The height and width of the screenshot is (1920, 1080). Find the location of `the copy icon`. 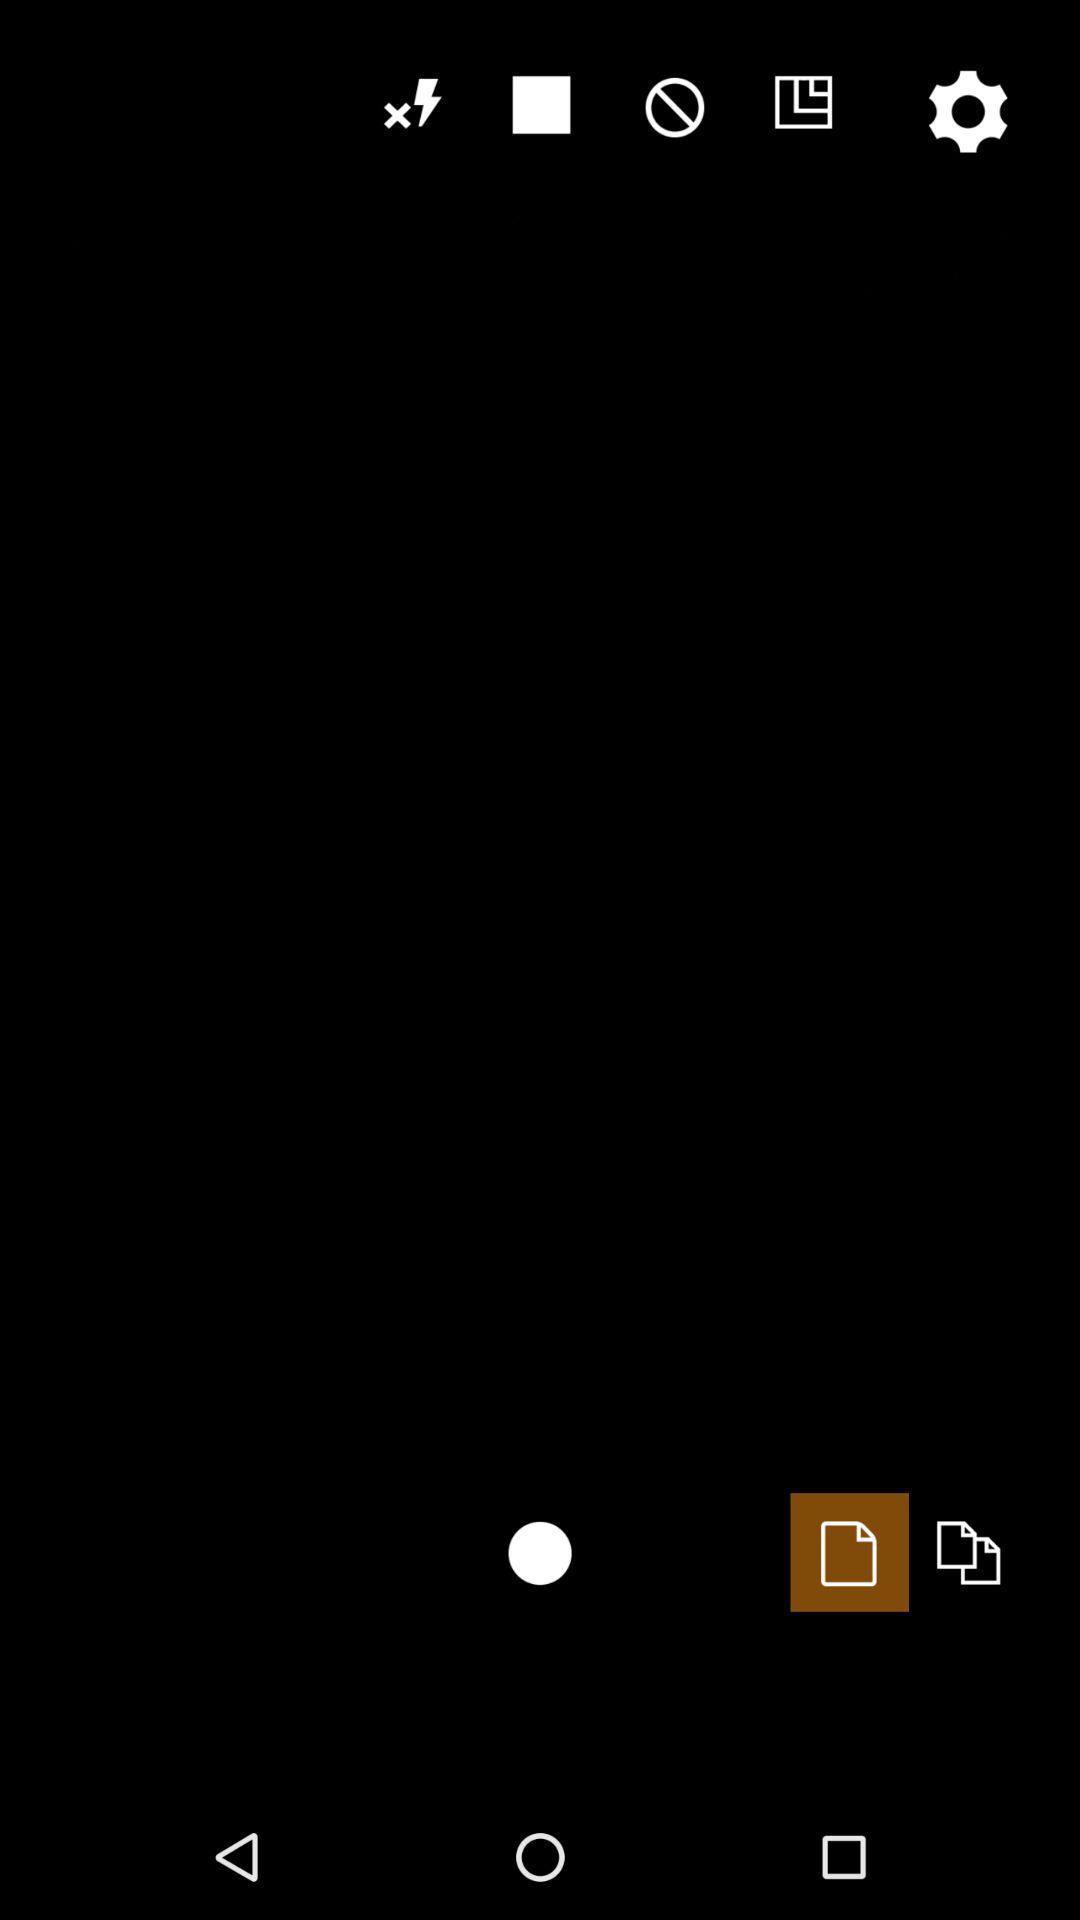

the copy icon is located at coordinates (849, 1551).